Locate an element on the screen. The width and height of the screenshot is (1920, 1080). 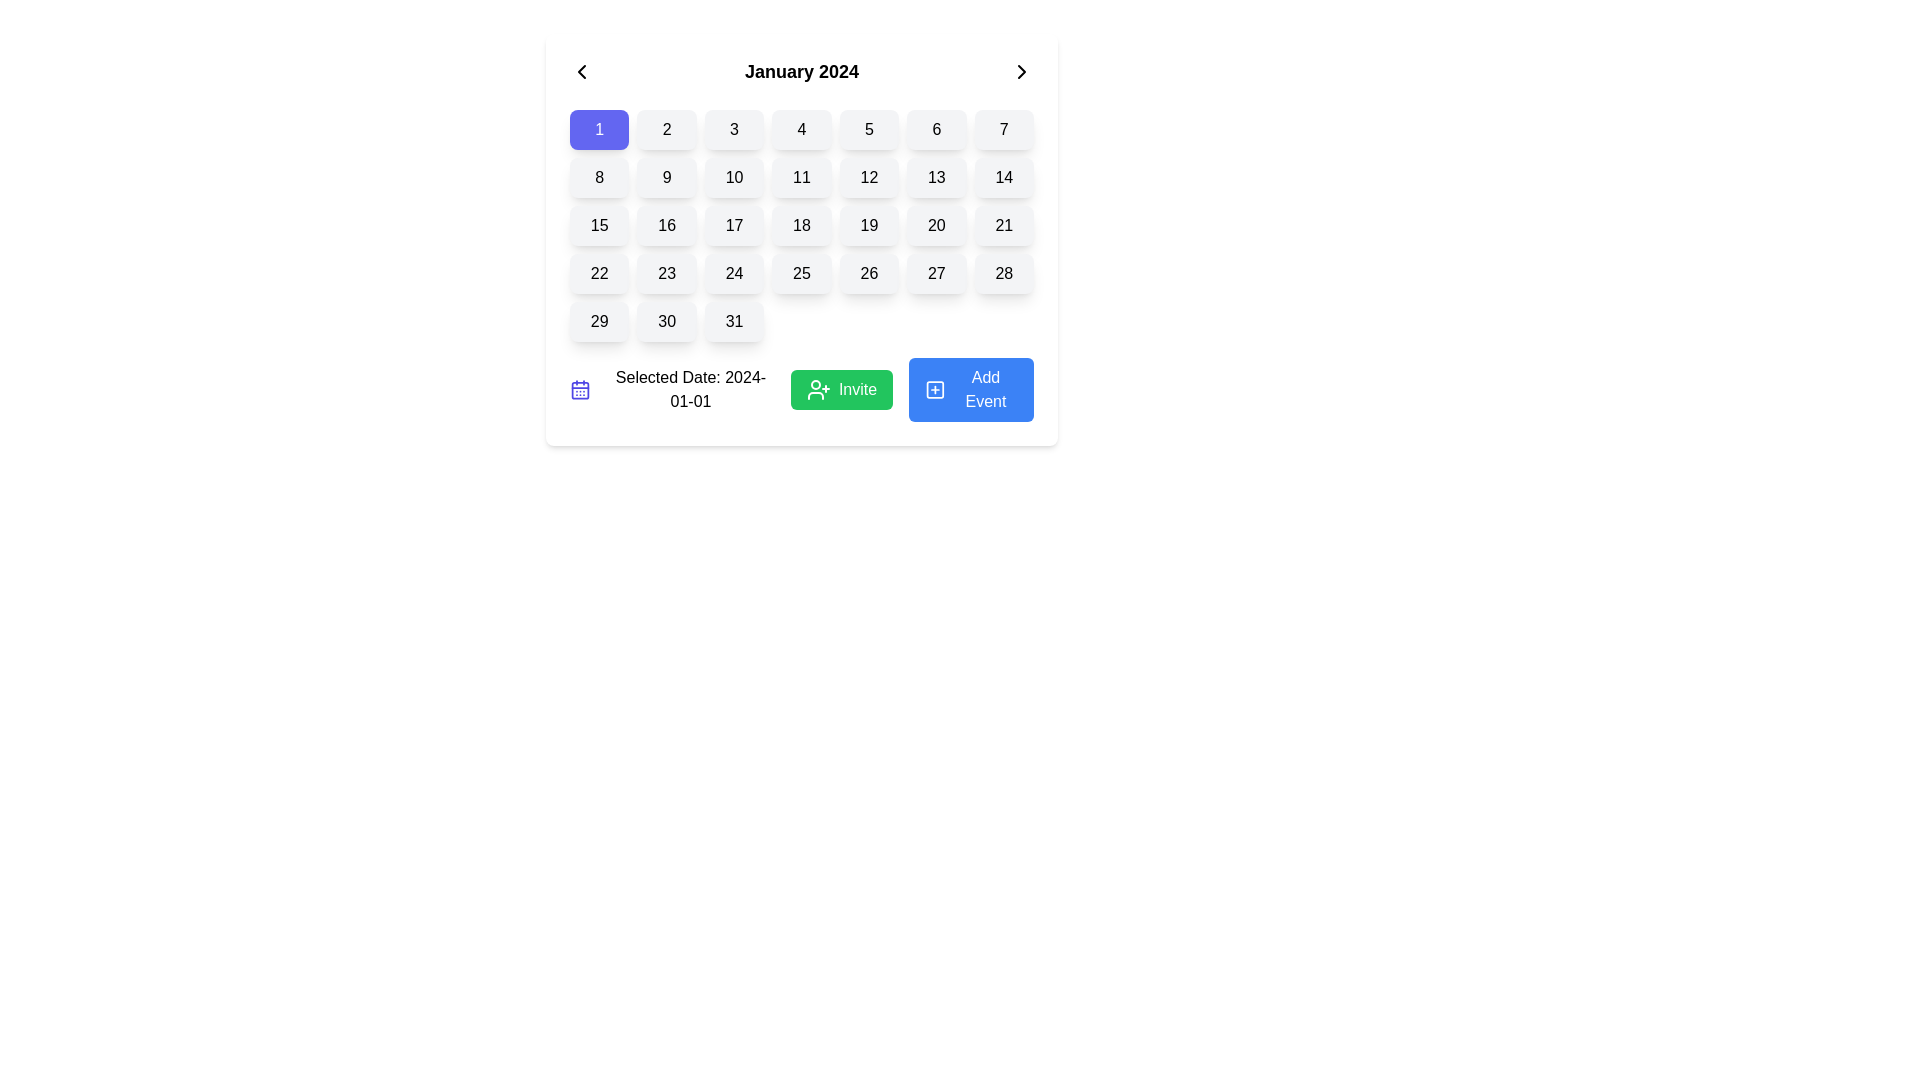
the square calendar button displaying the number '25' is located at coordinates (801, 273).